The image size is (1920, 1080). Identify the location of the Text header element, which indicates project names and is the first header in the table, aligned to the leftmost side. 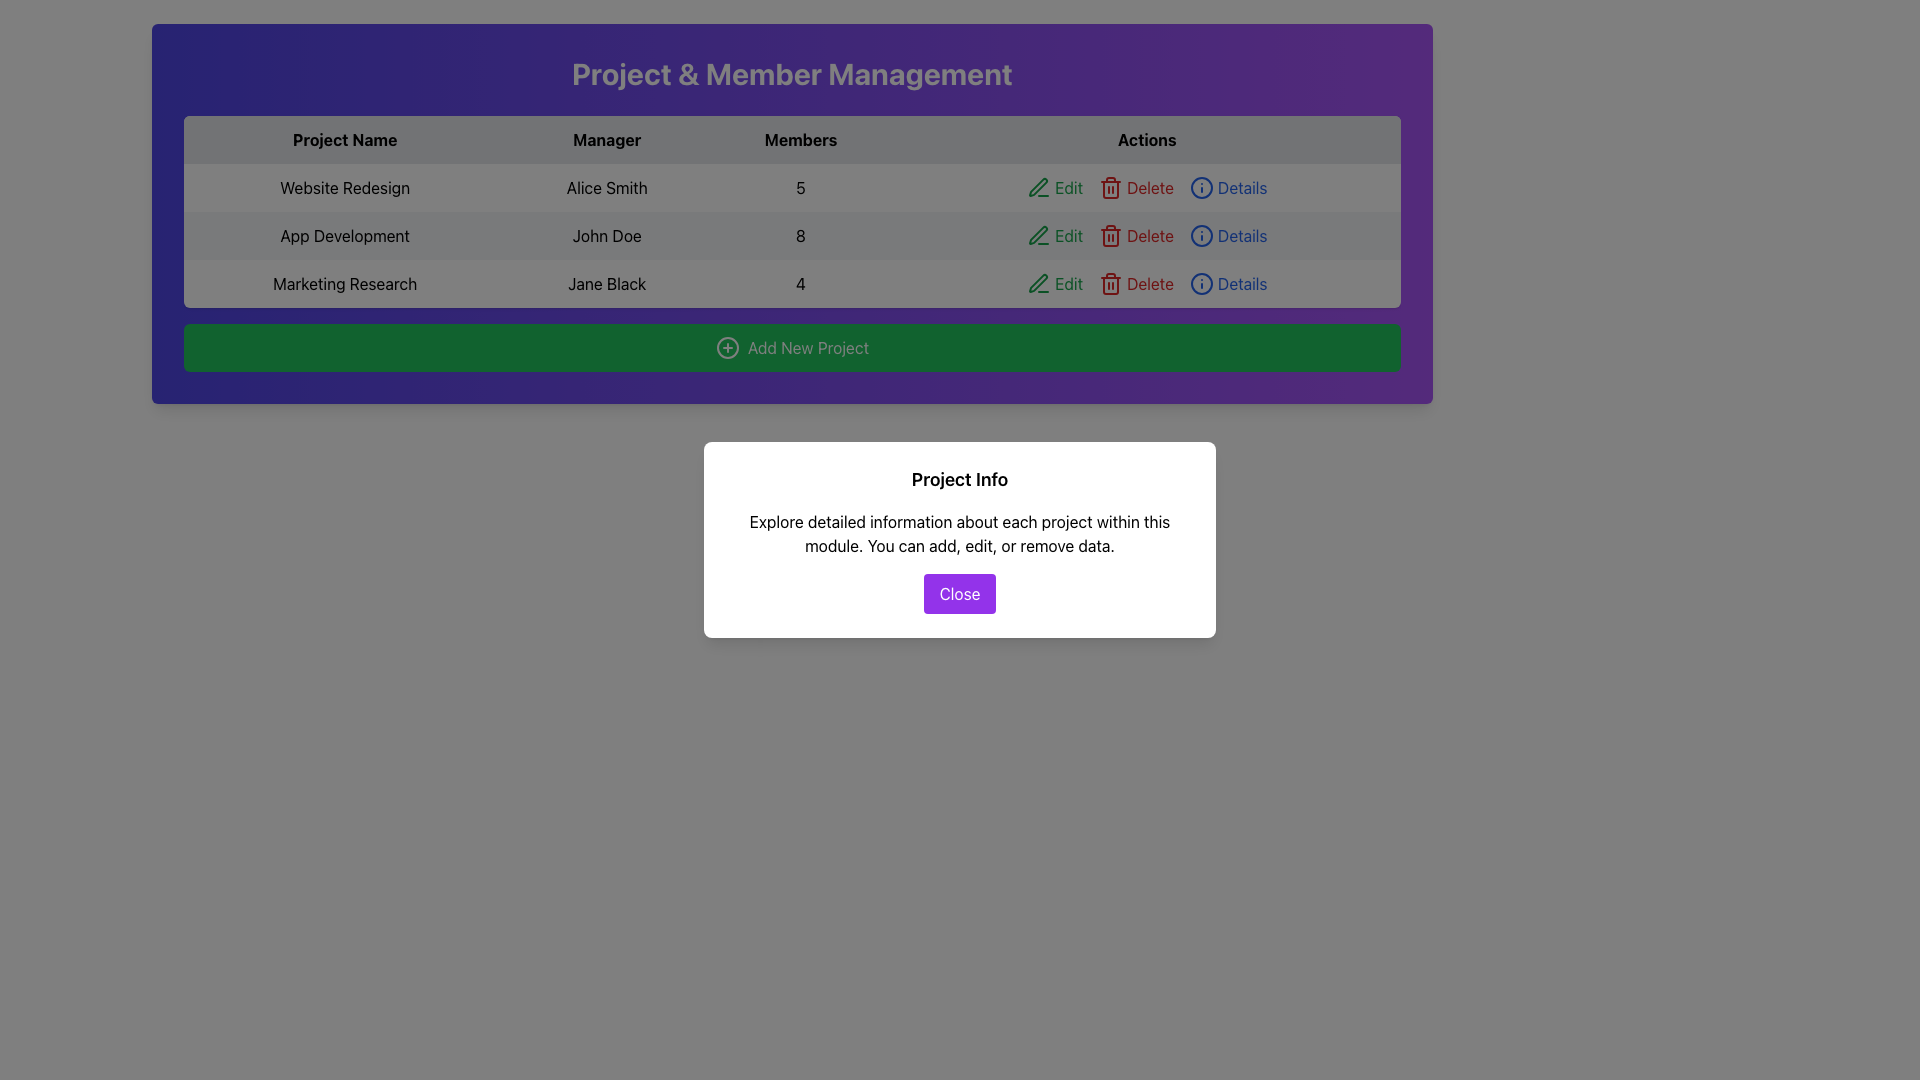
(345, 138).